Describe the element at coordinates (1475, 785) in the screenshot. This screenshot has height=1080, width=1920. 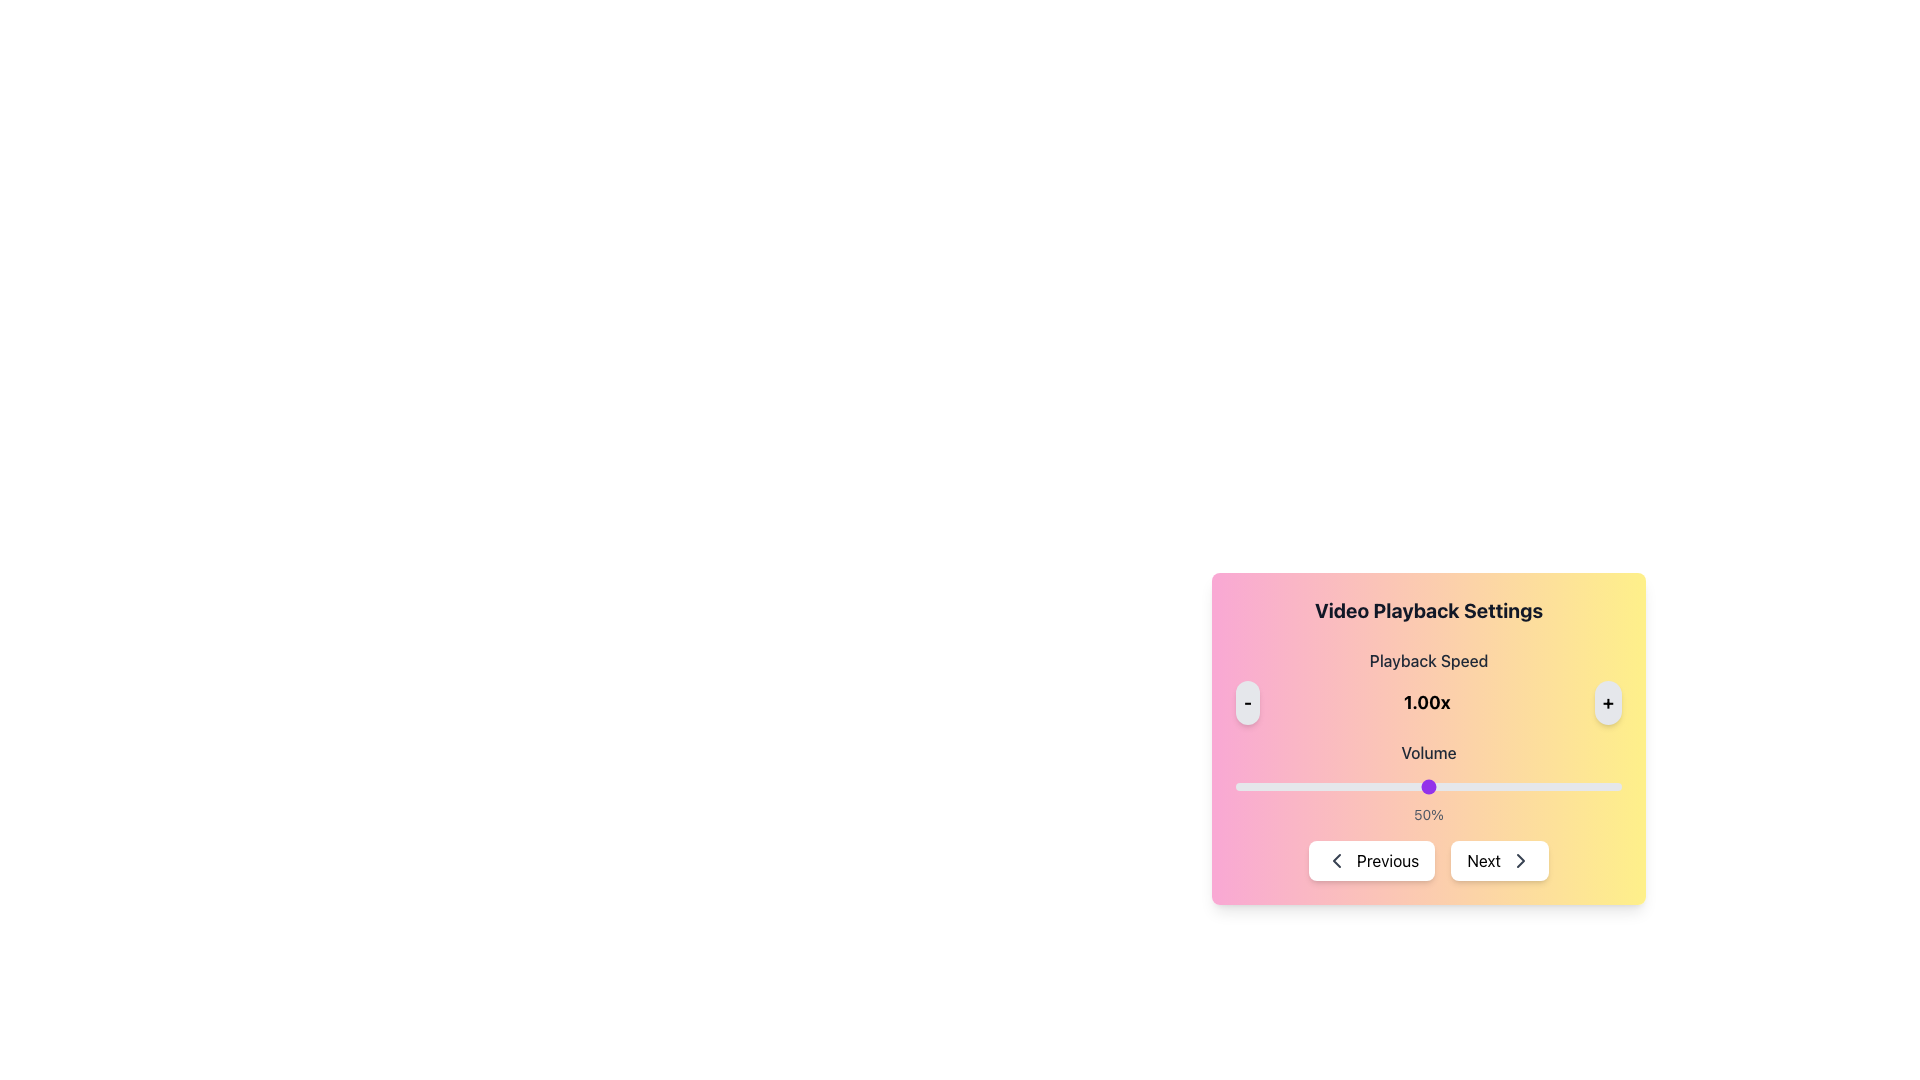
I see `the volume slider` at that location.